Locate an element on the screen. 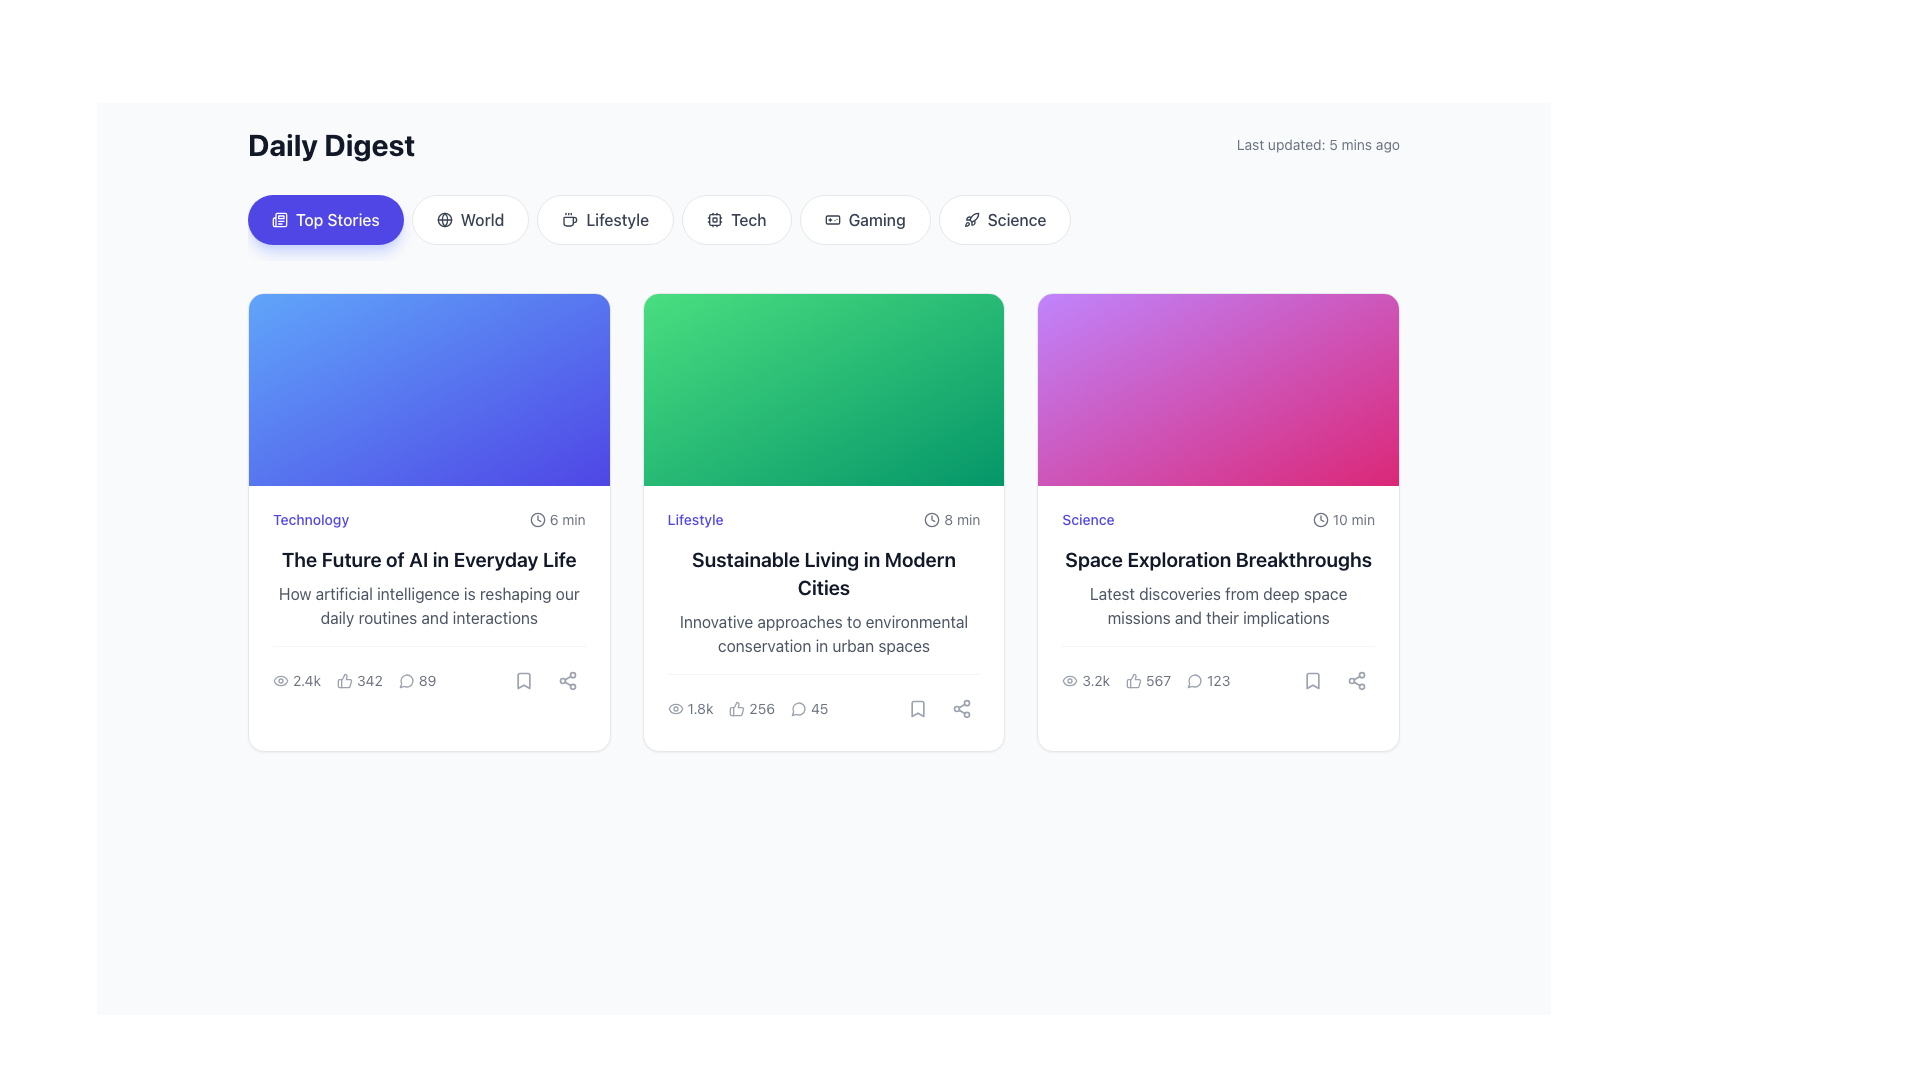 The width and height of the screenshot is (1920, 1080). the 'bookmark' button located at the bottom right corner of the rightmost card in the layout, which allows users to save content for later reference is located at coordinates (1312, 680).